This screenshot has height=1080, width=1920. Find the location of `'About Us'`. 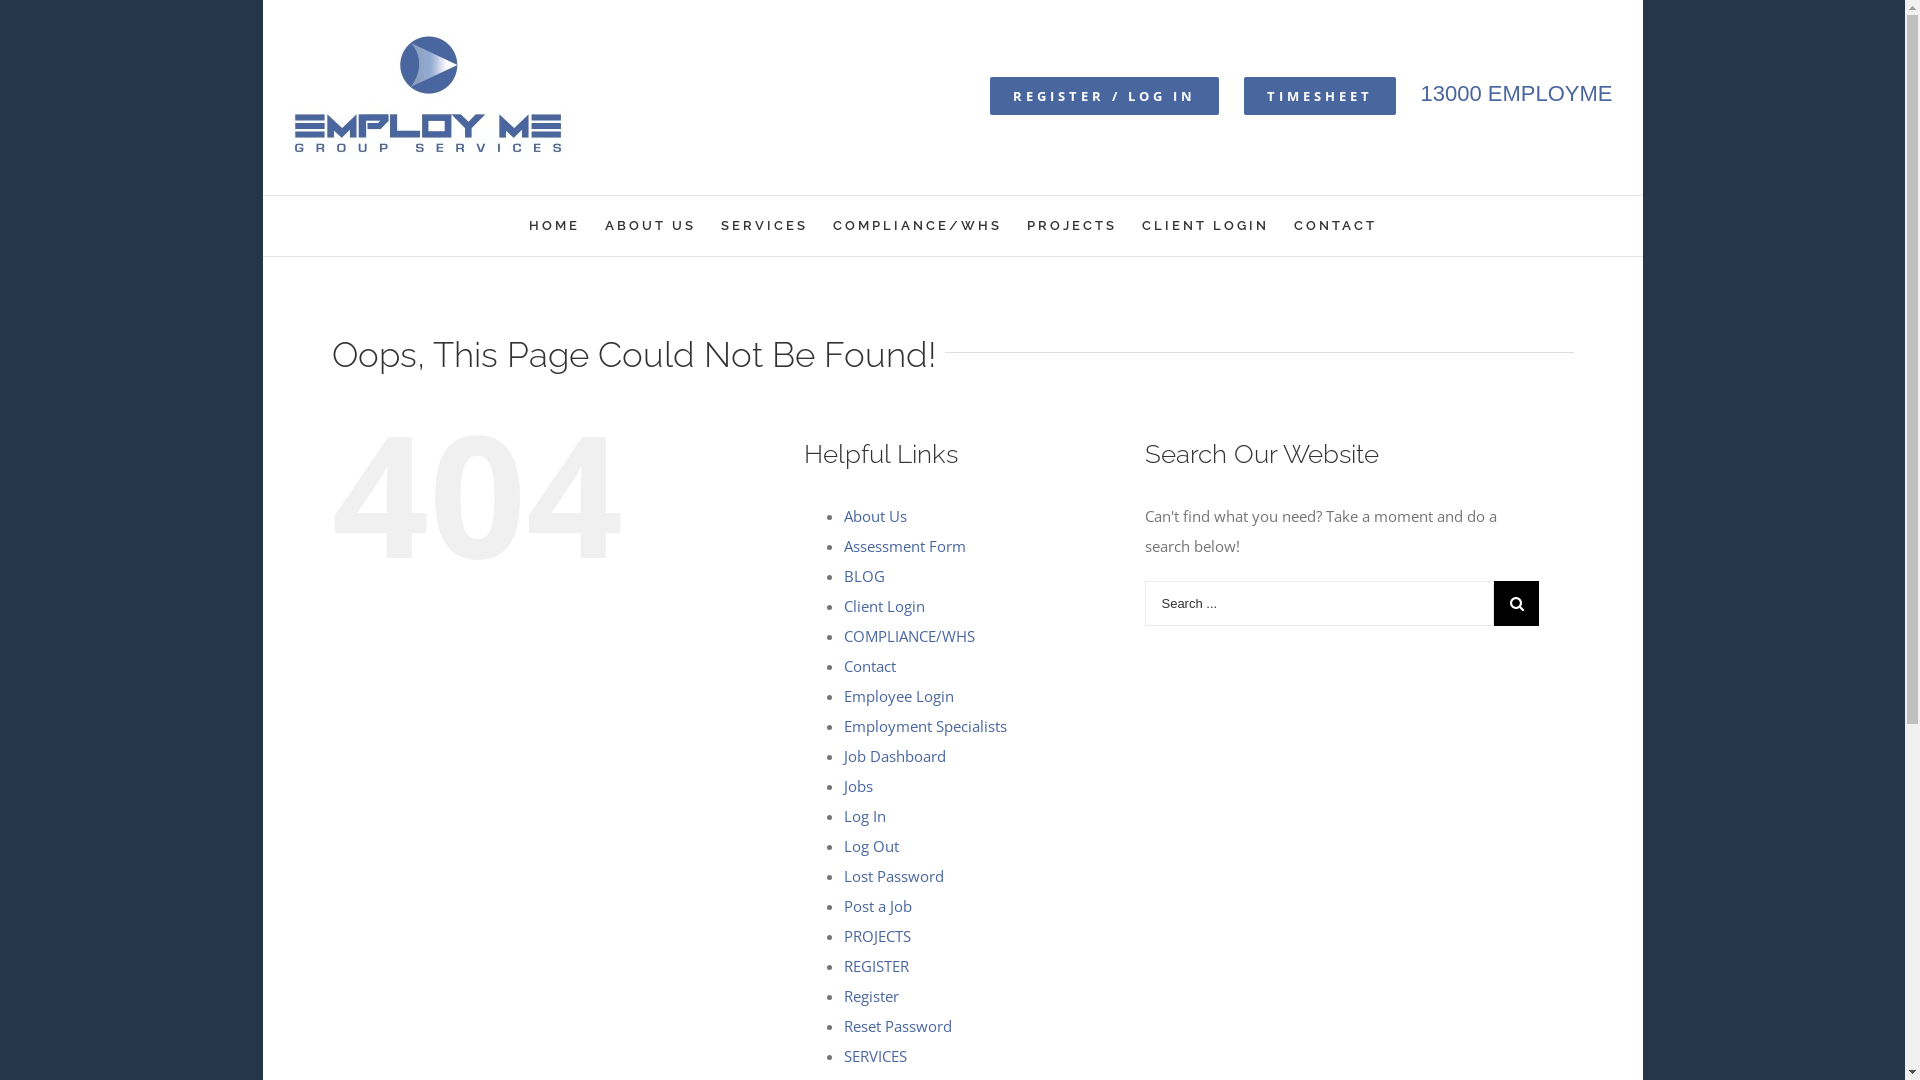

'About Us' is located at coordinates (875, 515).